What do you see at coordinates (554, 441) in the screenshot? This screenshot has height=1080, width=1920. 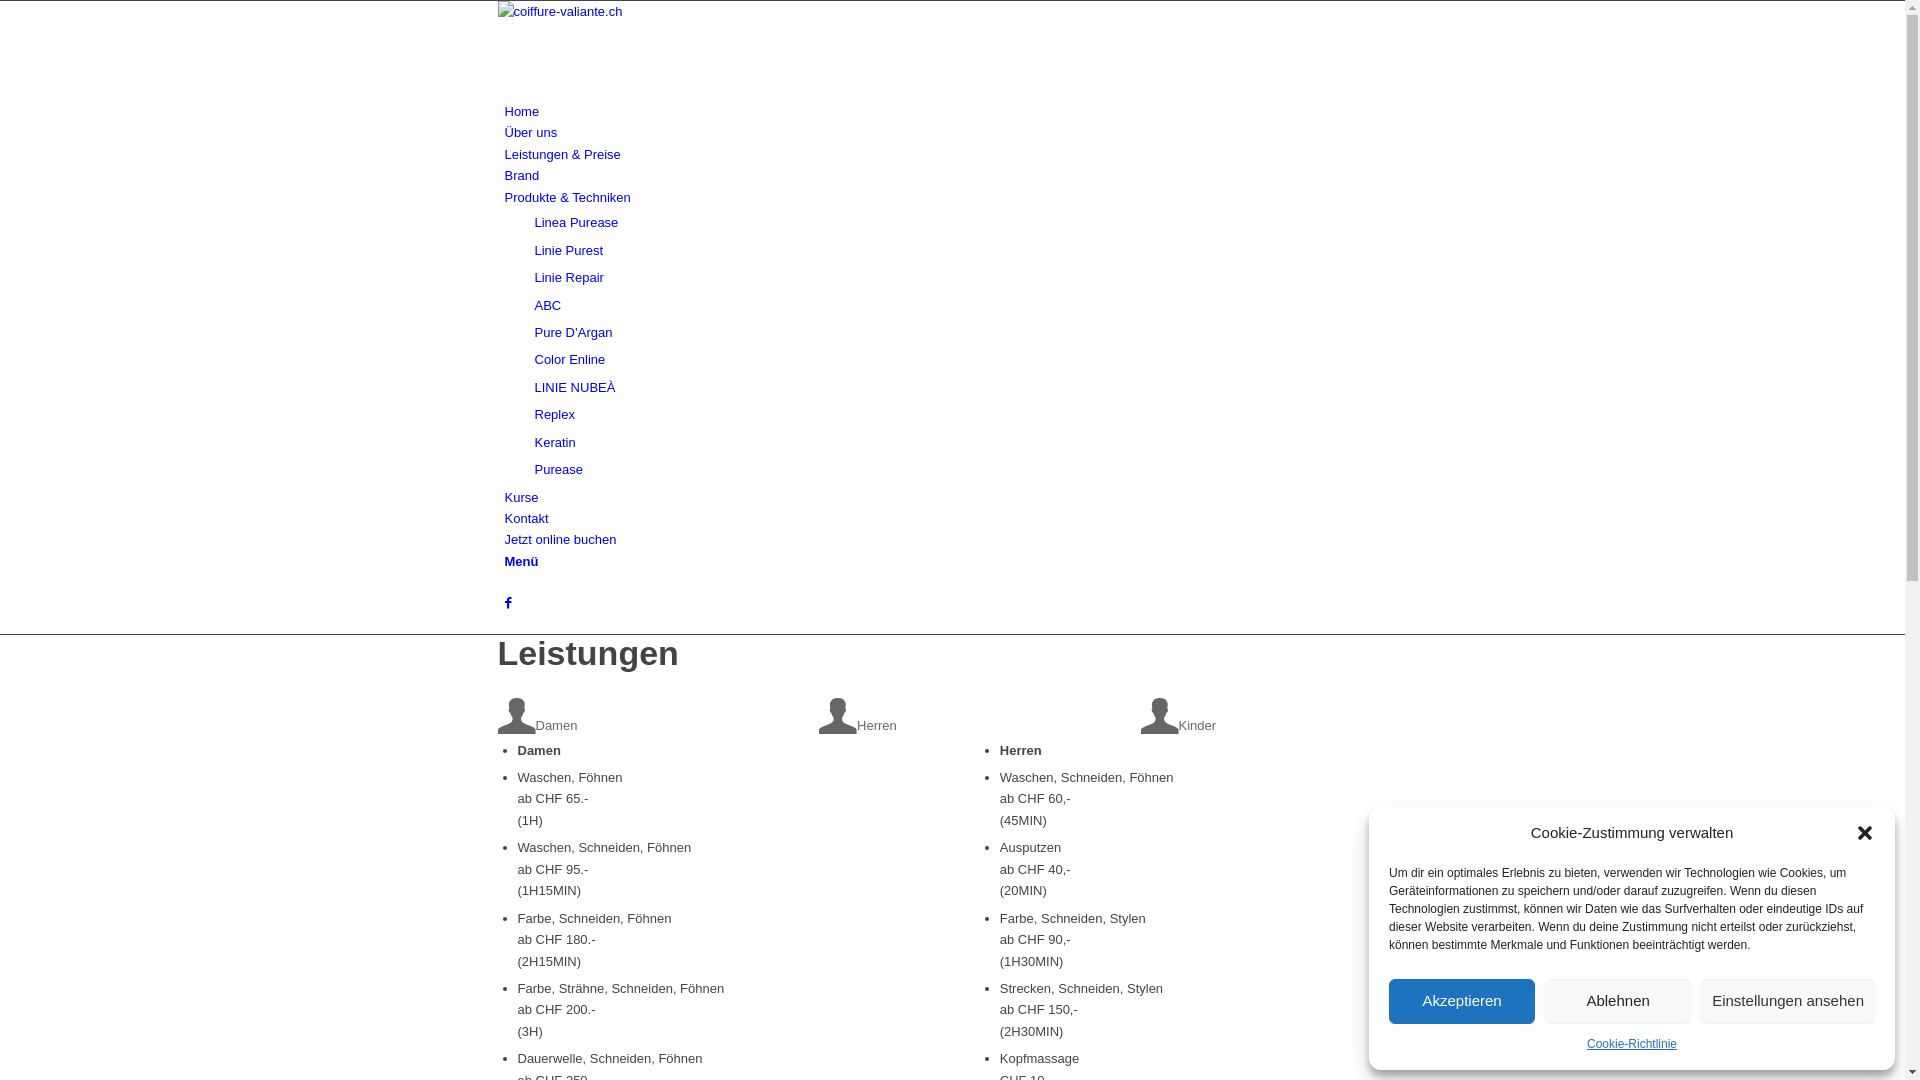 I see `'Keratin'` at bounding box center [554, 441].